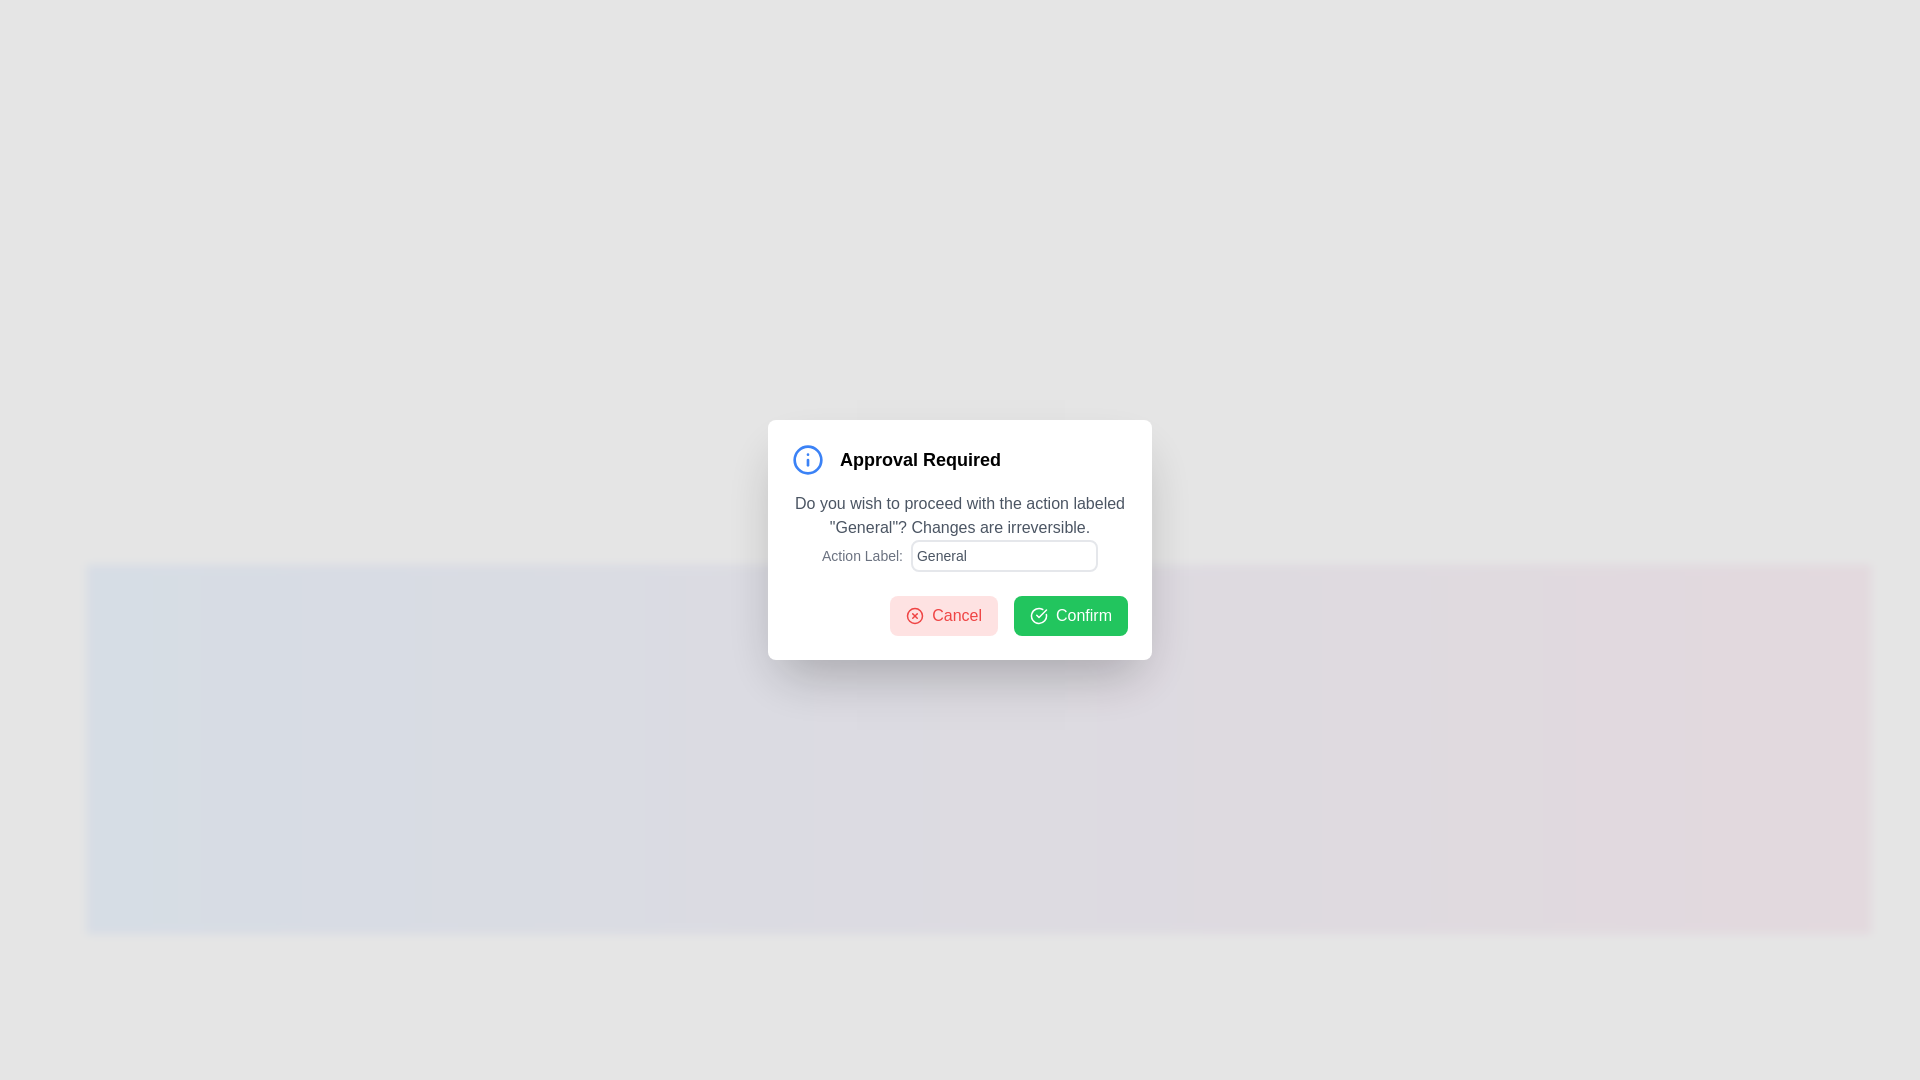  Describe the element at coordinates (943, 615) in the screenshot. I see `the 'Cancel' button located in the bottom-right section of the modal dialog` at that location.